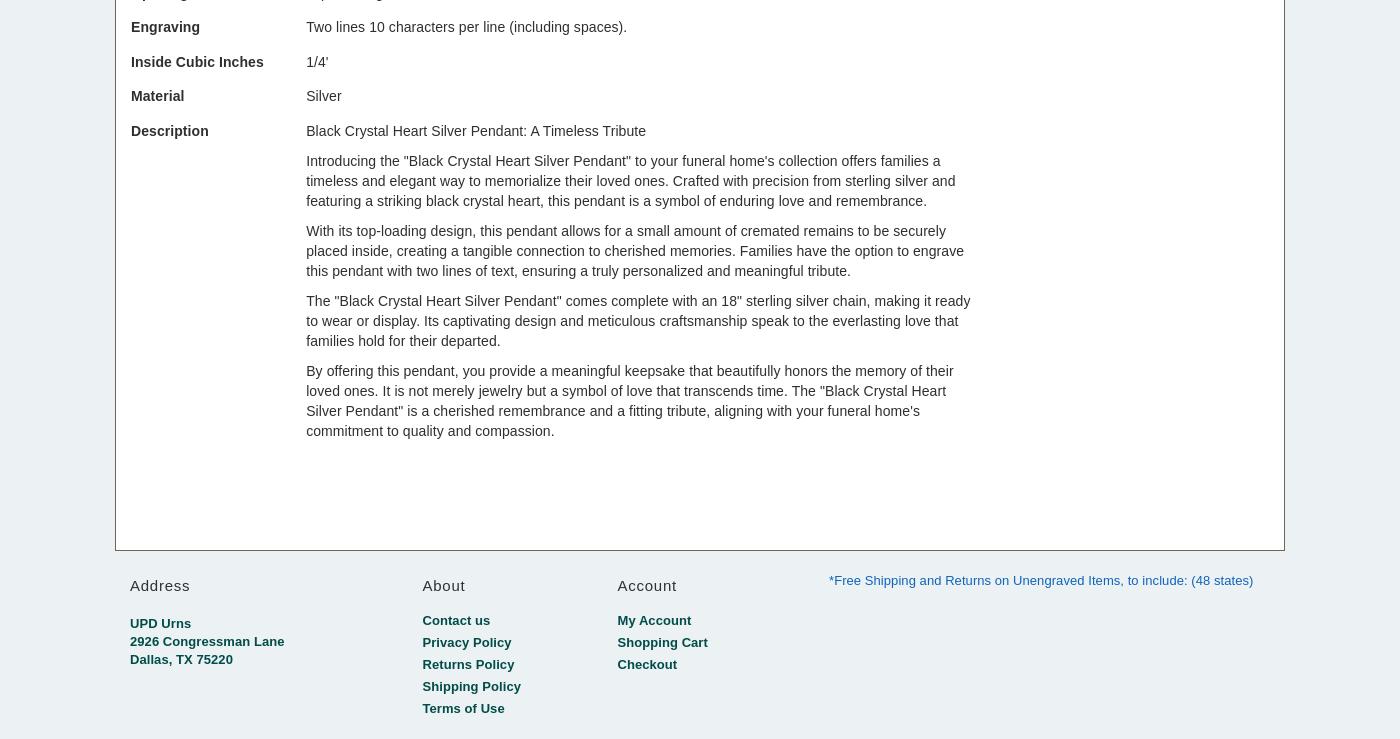 The height and width of the screenshot is (739, 1400). What do you see at coordinates (160, 584) in the screenshot?
I see `'Address'` at bounding box center [160, 584].